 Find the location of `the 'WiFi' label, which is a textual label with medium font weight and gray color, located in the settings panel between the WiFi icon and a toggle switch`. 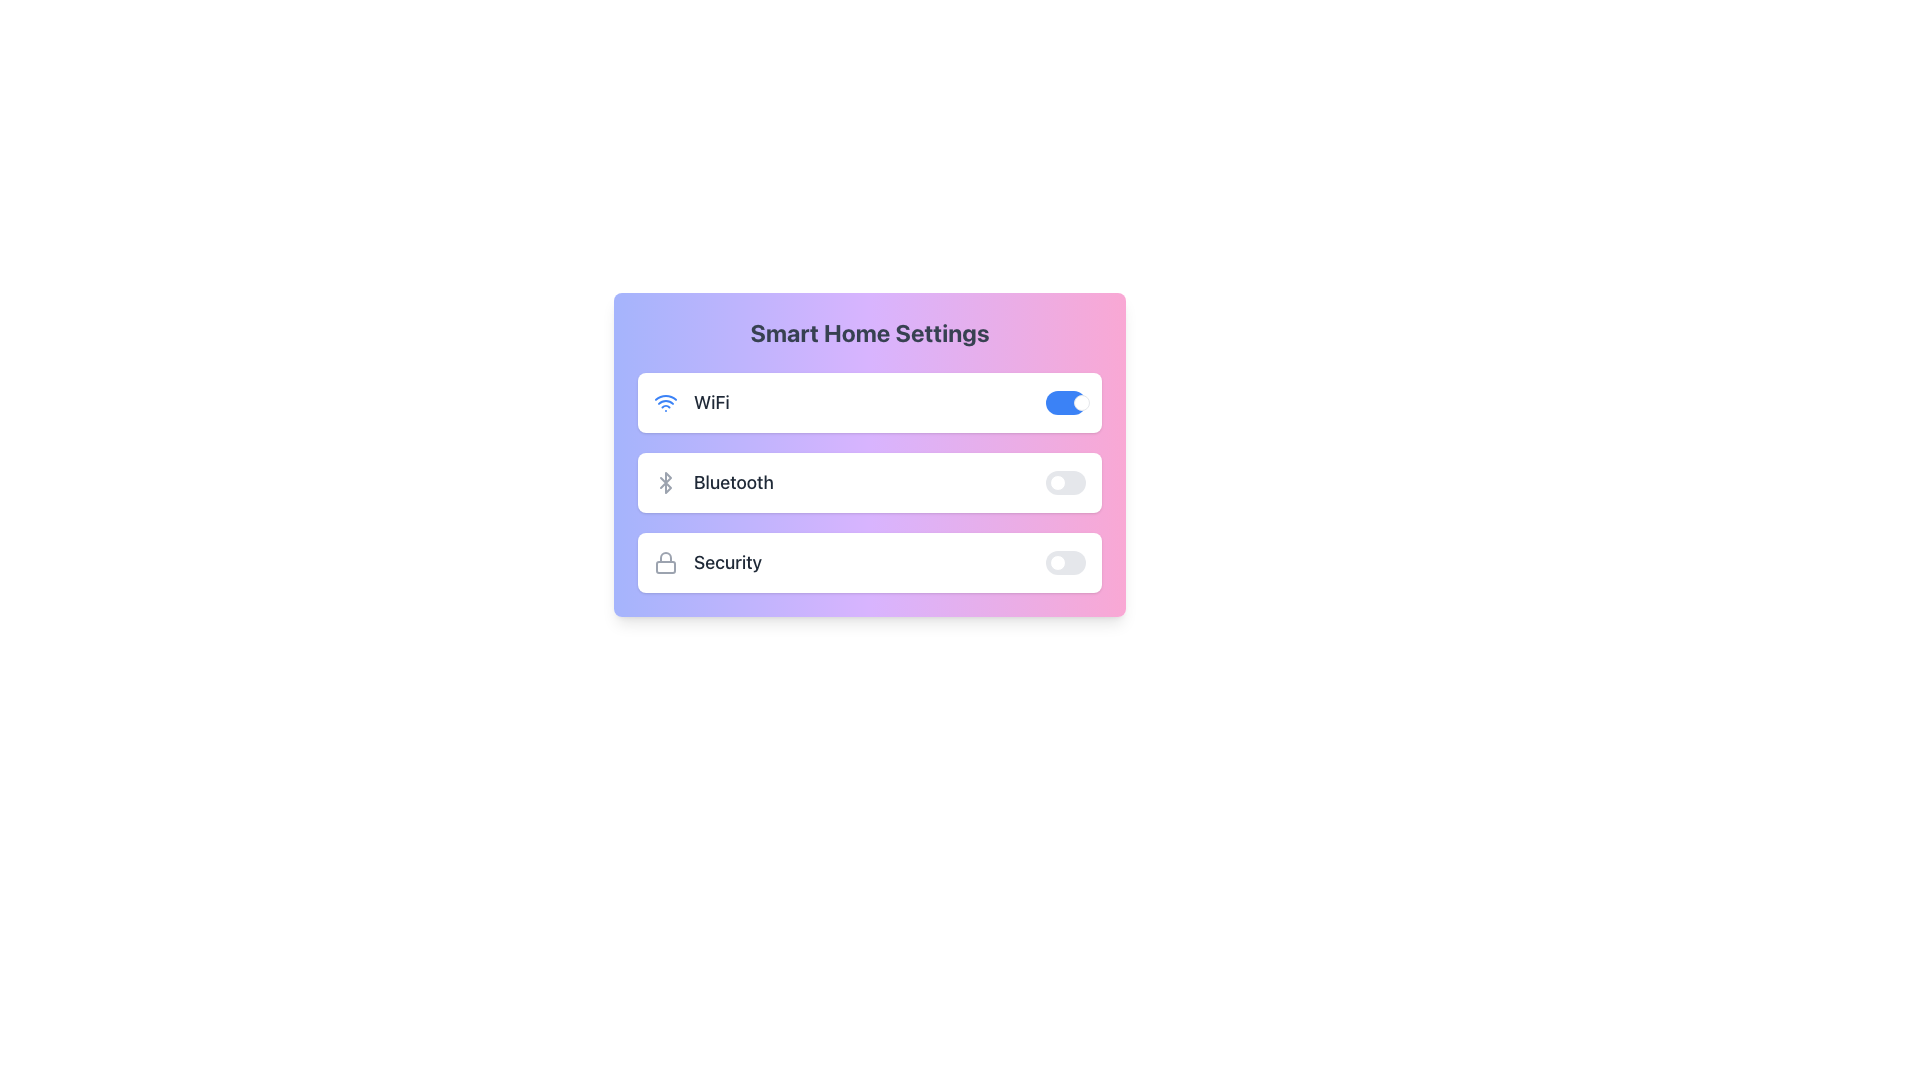

the 'WiFi' label, which is a textual label with medium font weight and gray color, located in the settings panel between the WiFi icon and a toggle switch is located at coordinates (711, 402).